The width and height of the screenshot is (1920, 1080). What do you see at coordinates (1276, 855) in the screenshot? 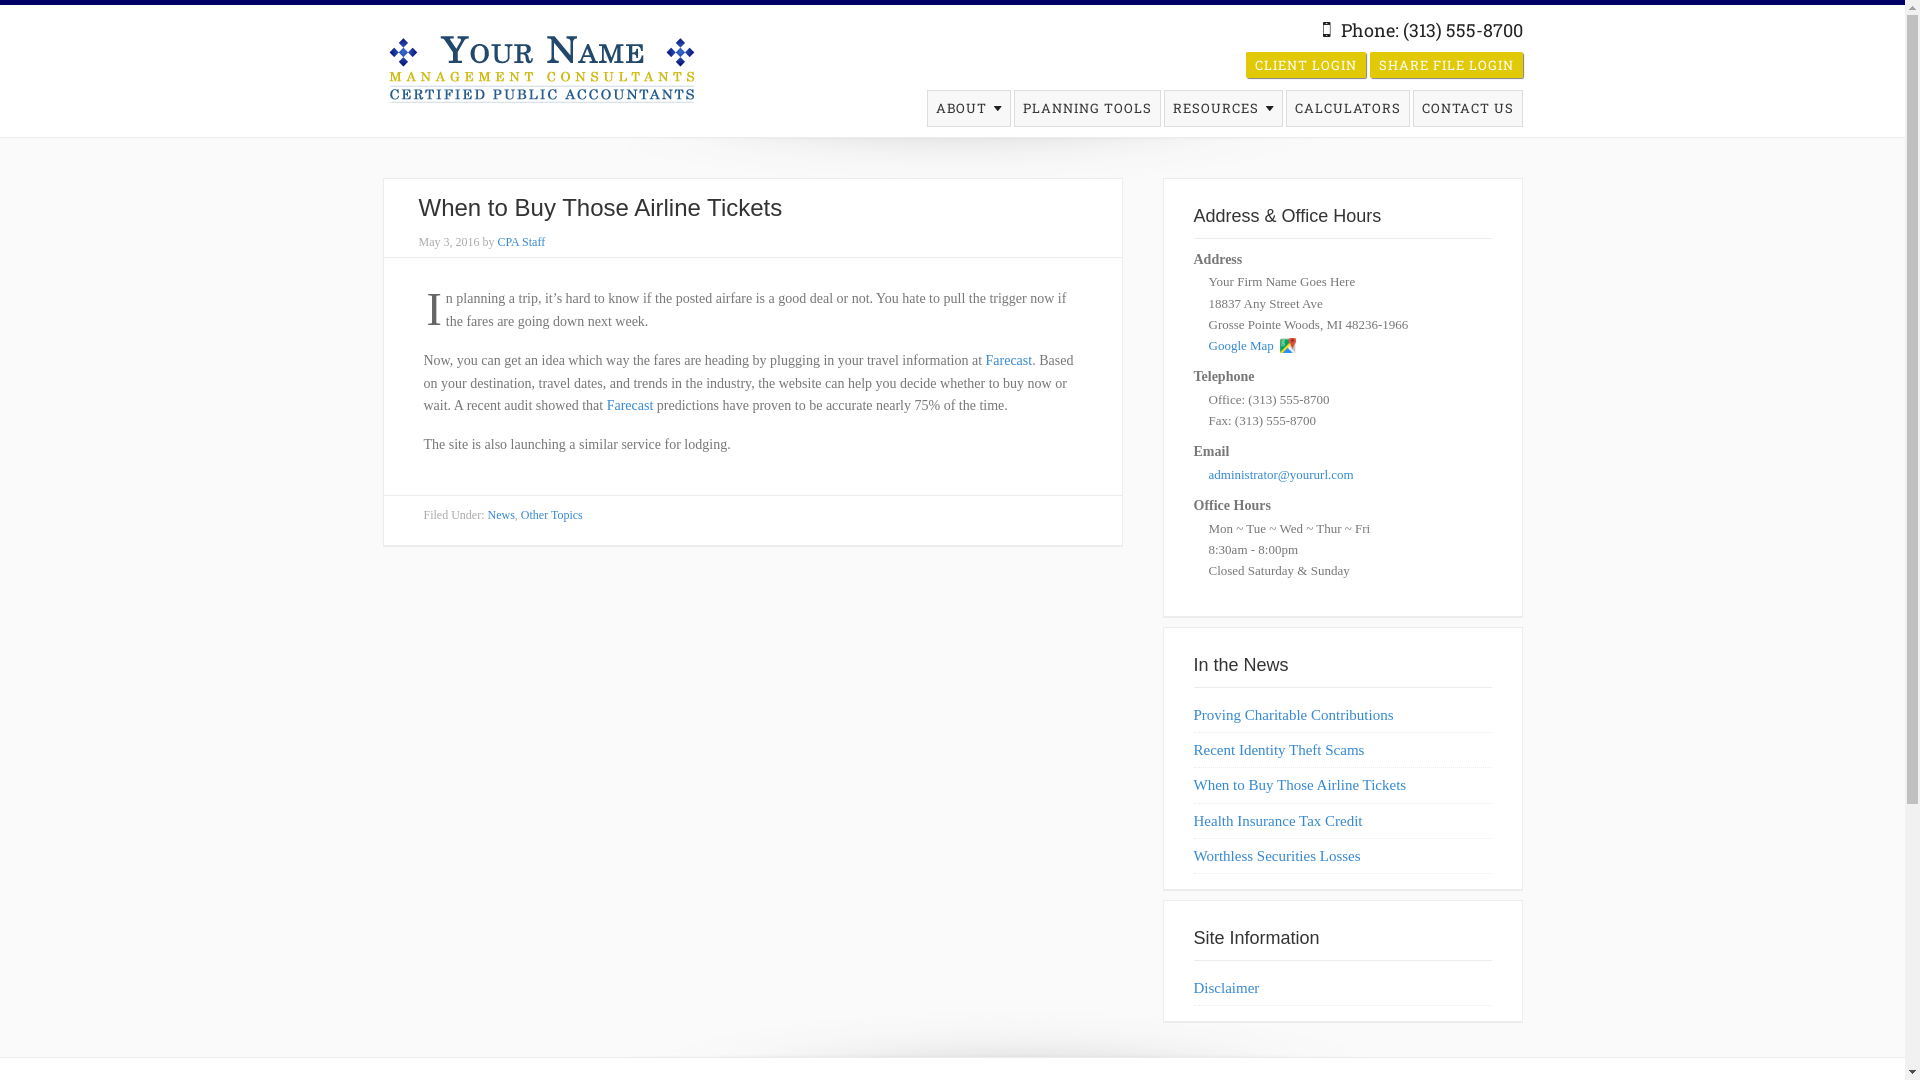
I see `'Worthless Securities Losses'` at bounding box center [1276, 855].